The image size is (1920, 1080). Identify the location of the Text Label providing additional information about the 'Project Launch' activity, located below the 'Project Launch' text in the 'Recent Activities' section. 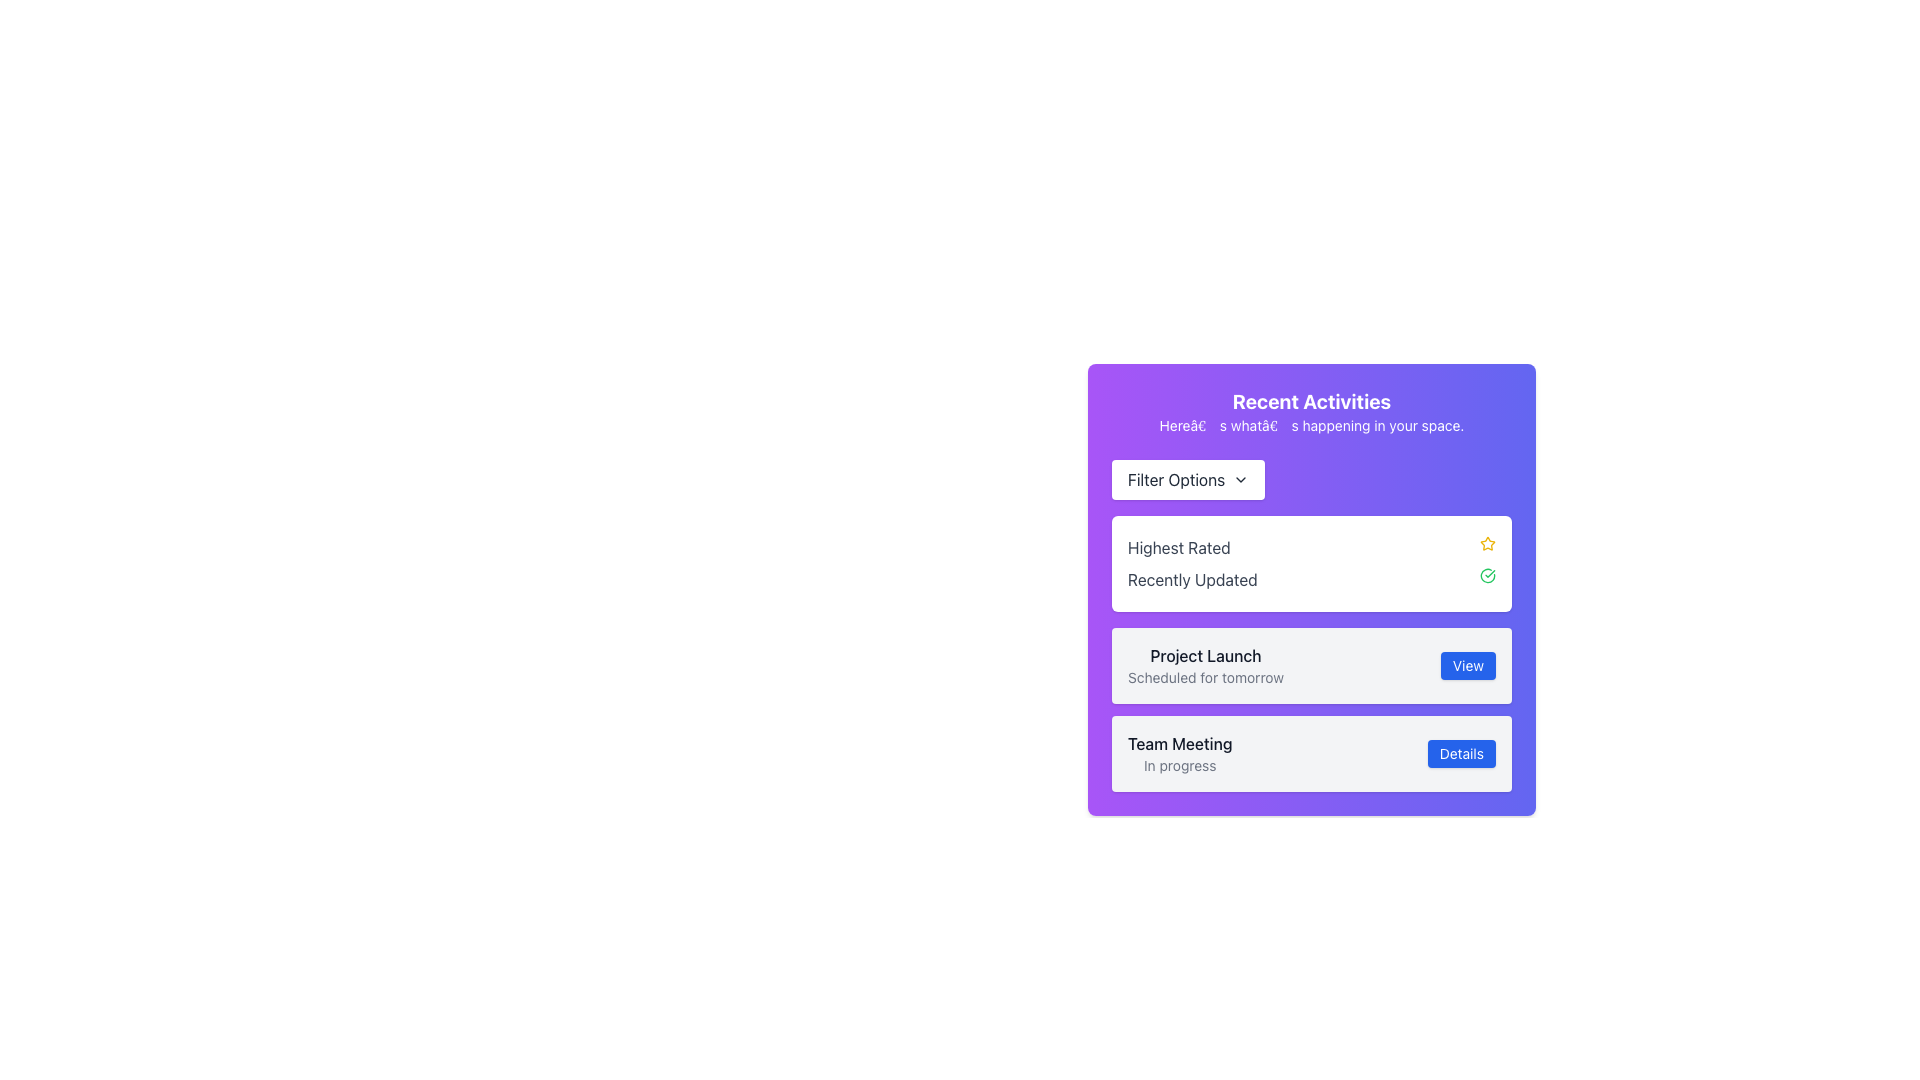
(1204, 677).